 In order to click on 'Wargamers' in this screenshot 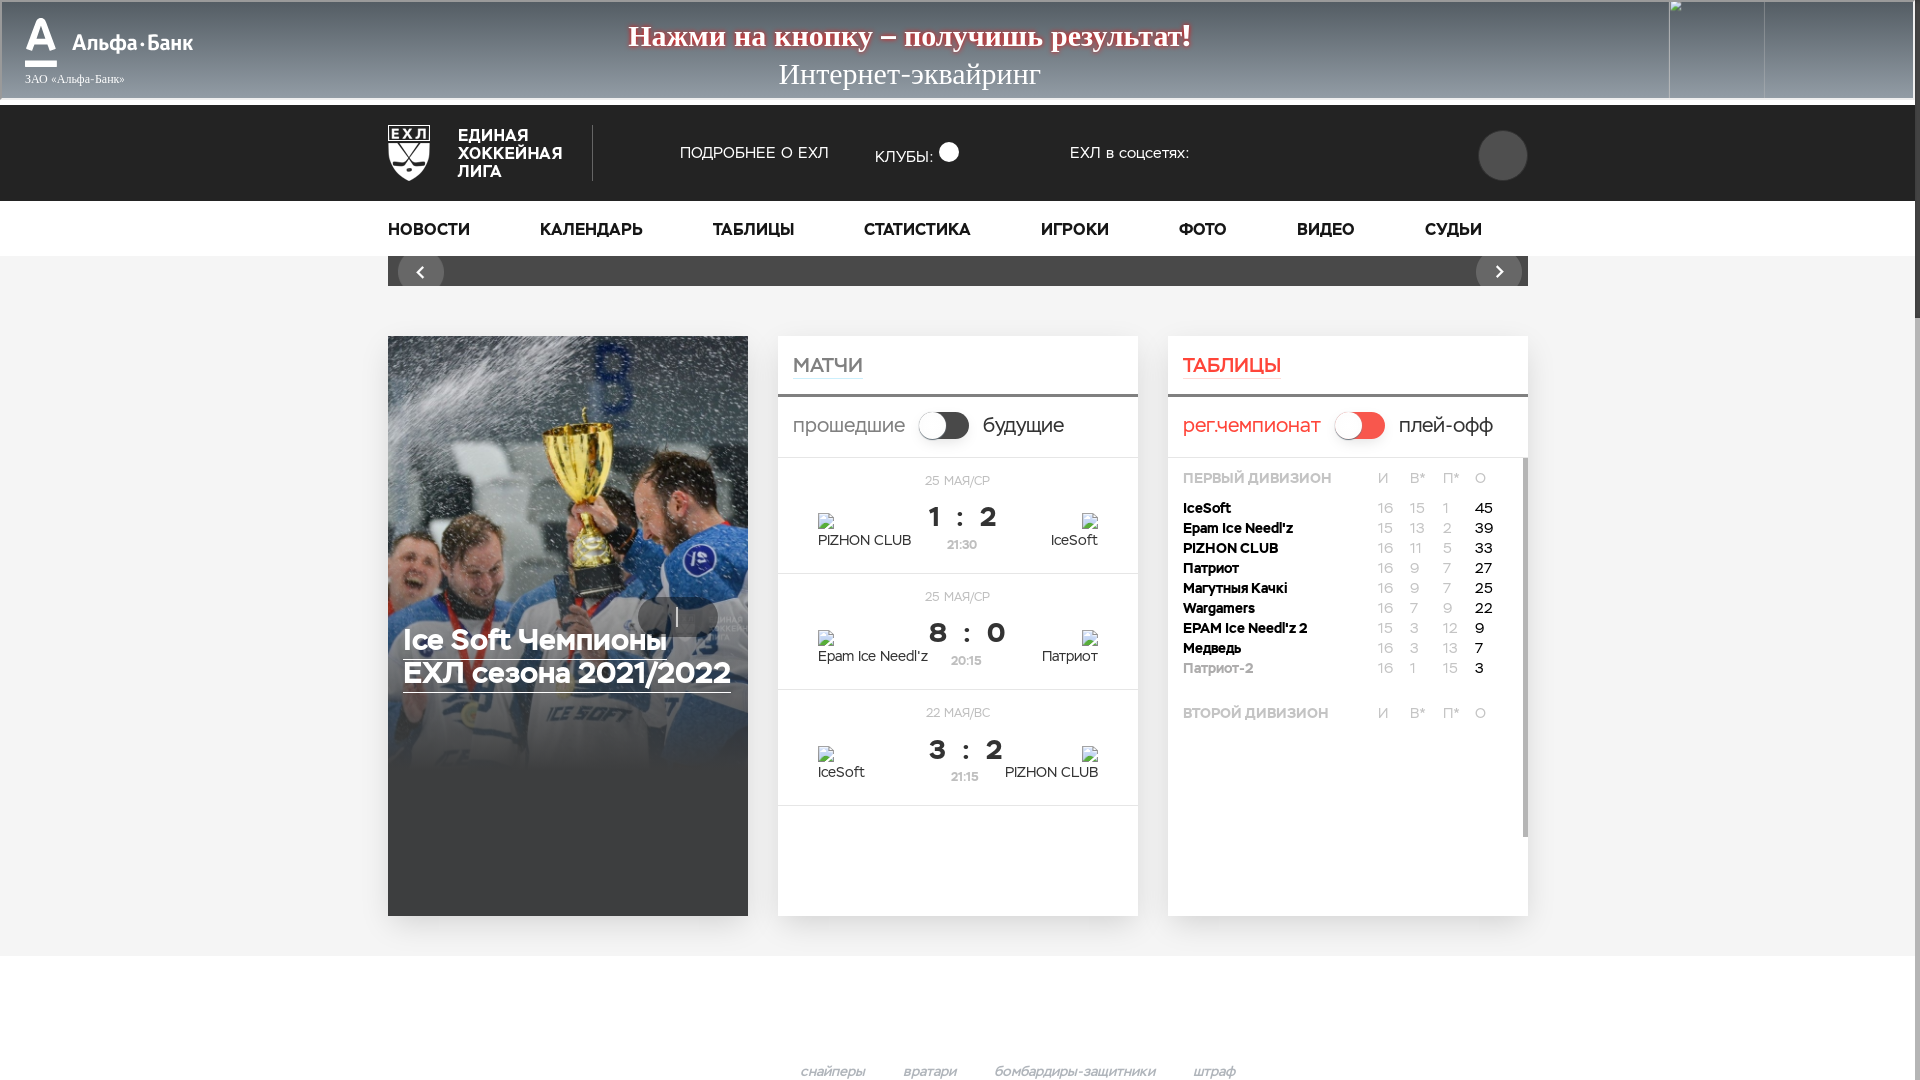, I will do `click(1217, 607)`.